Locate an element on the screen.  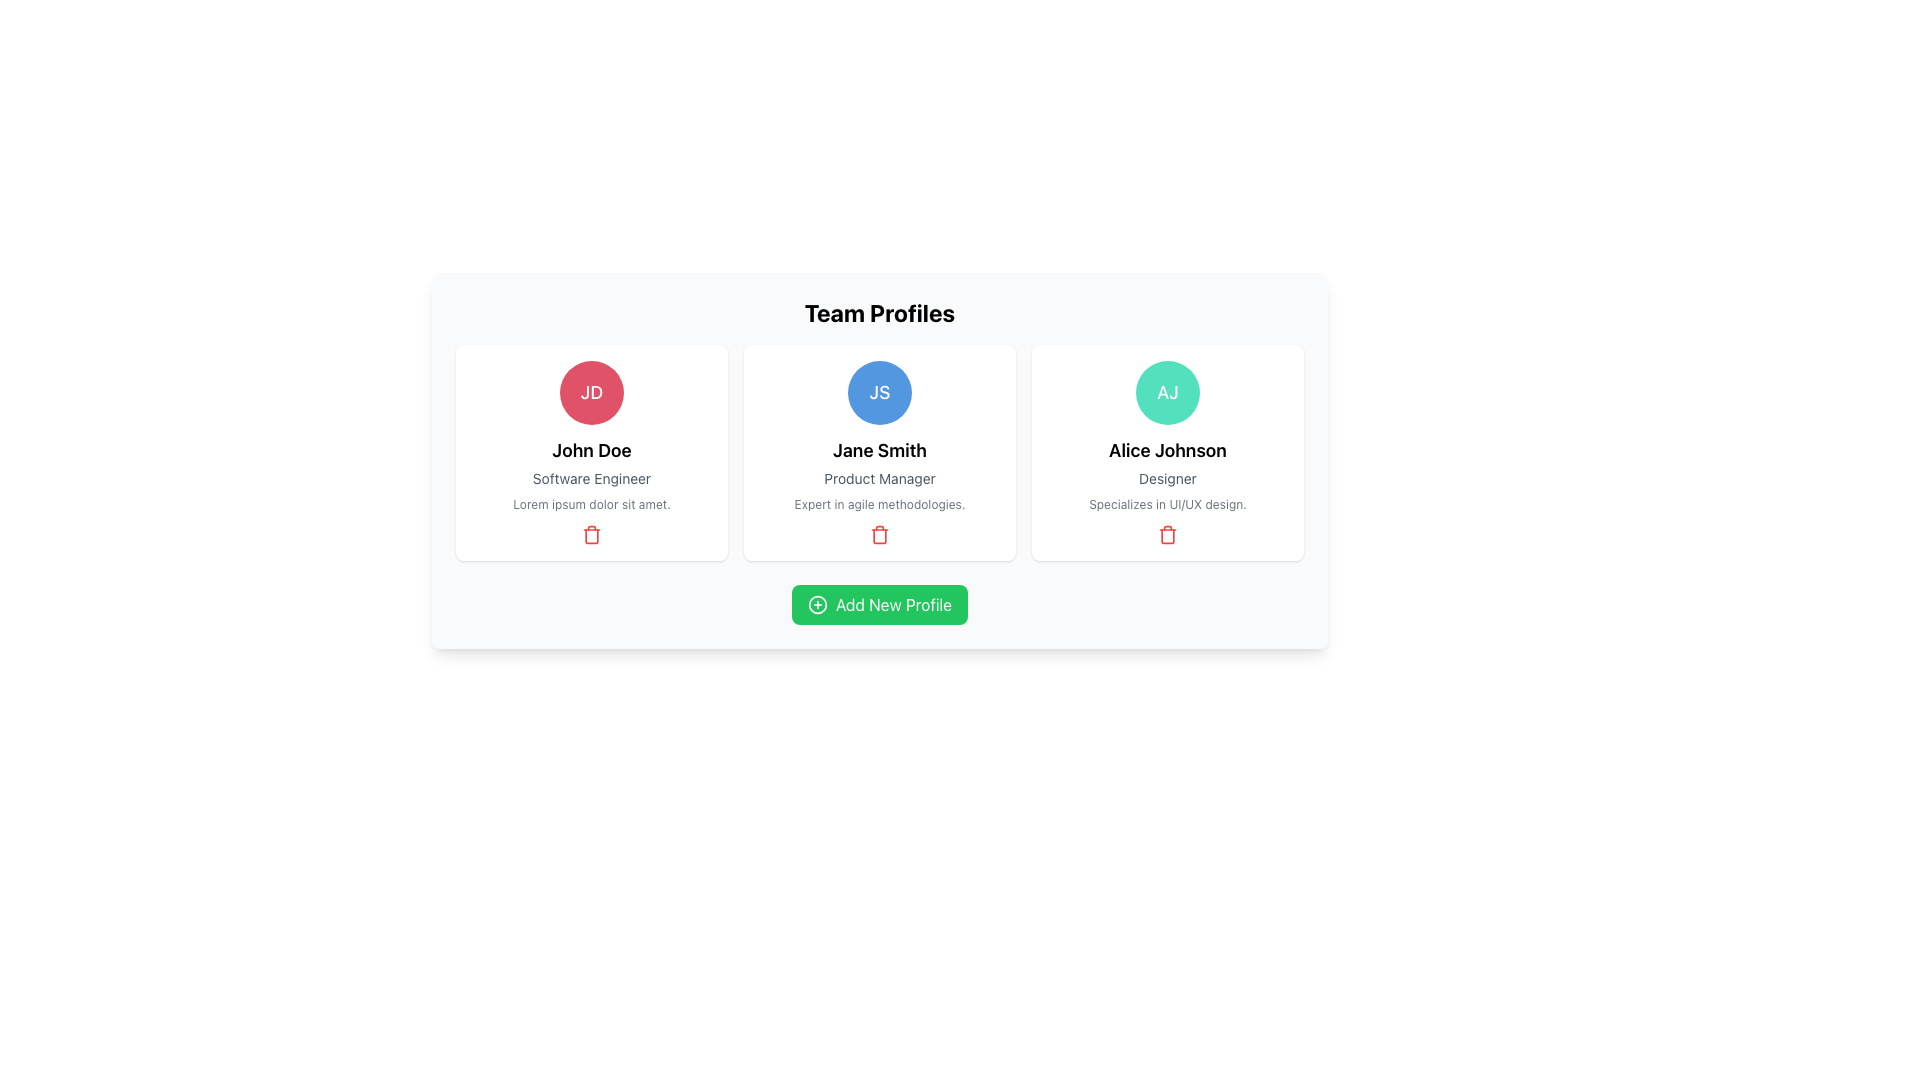
the text label describing Jane Smith's expertise in agile methodologies, which is located under the job title 'Product Manager' in her profile card is located at coordinates (879, 504).